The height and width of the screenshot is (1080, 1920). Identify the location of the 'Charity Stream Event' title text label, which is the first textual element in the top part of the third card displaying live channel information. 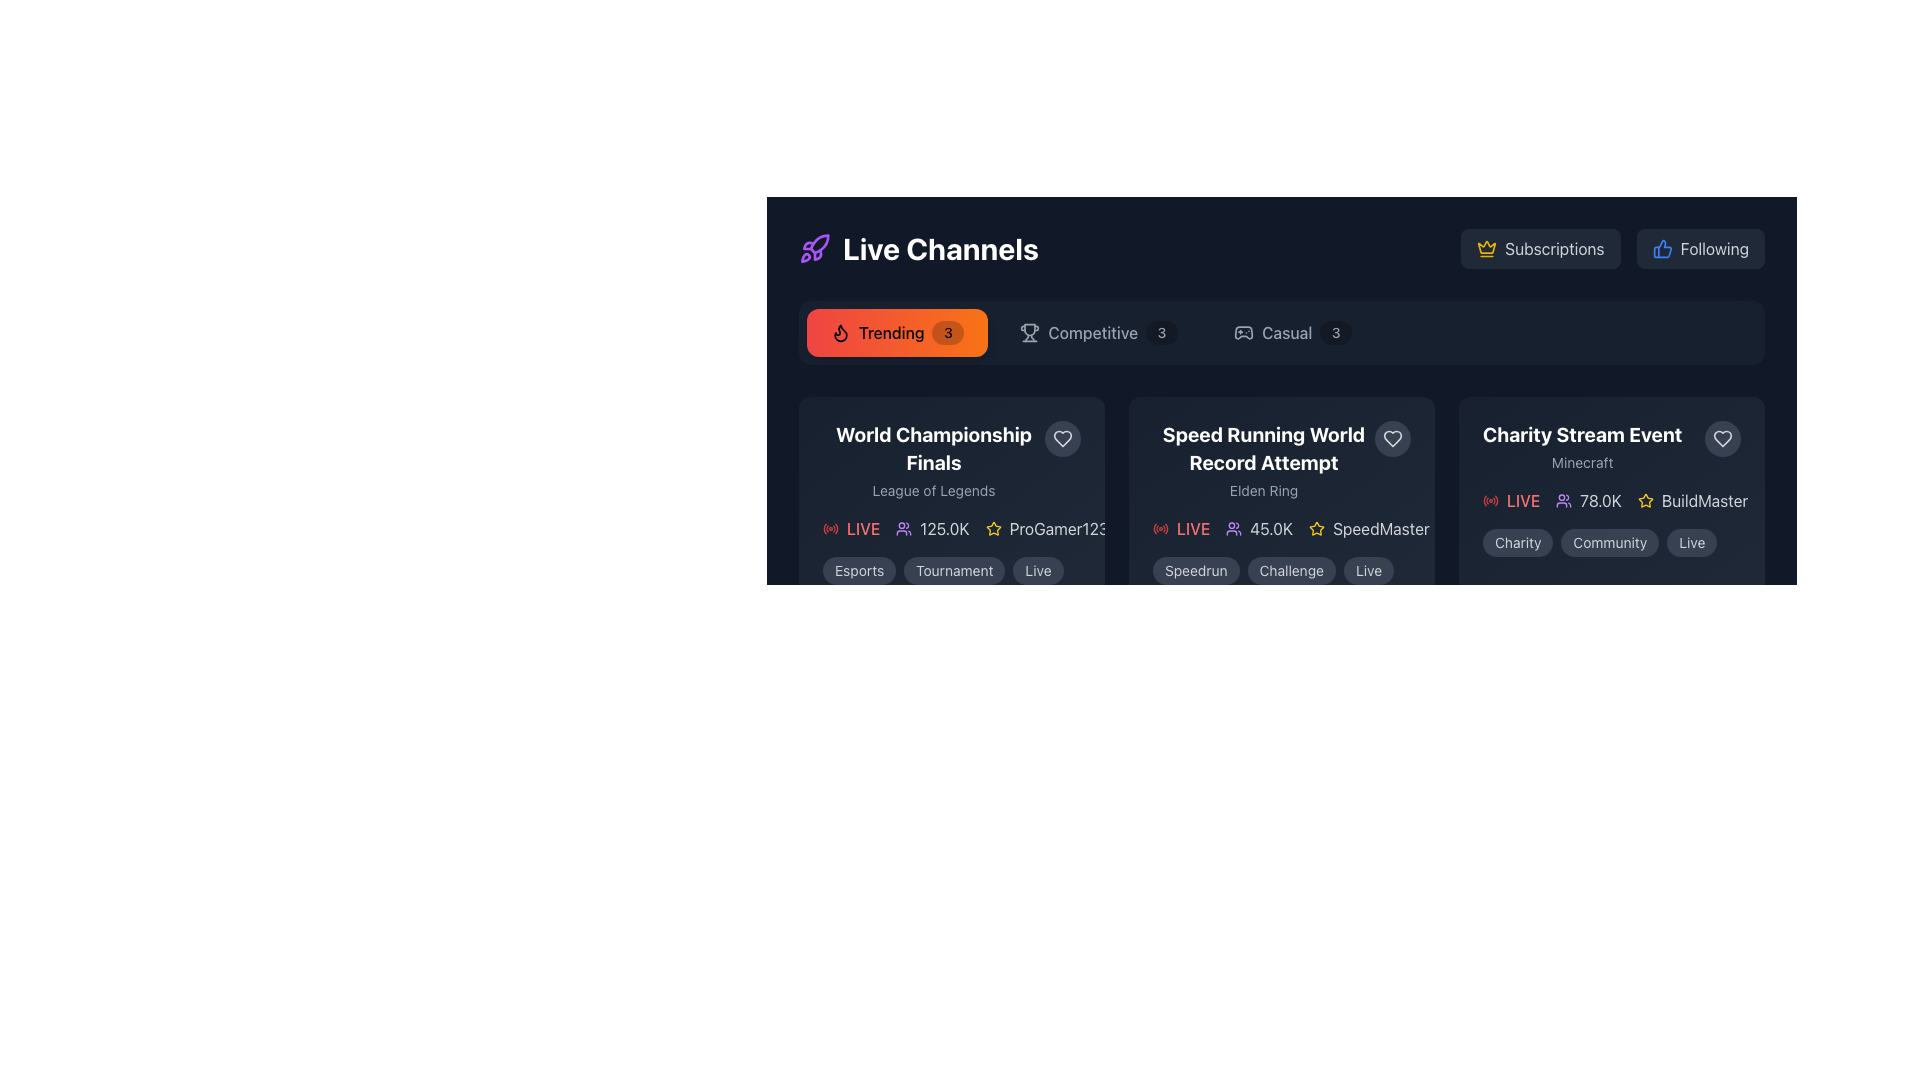
(1581, 434).